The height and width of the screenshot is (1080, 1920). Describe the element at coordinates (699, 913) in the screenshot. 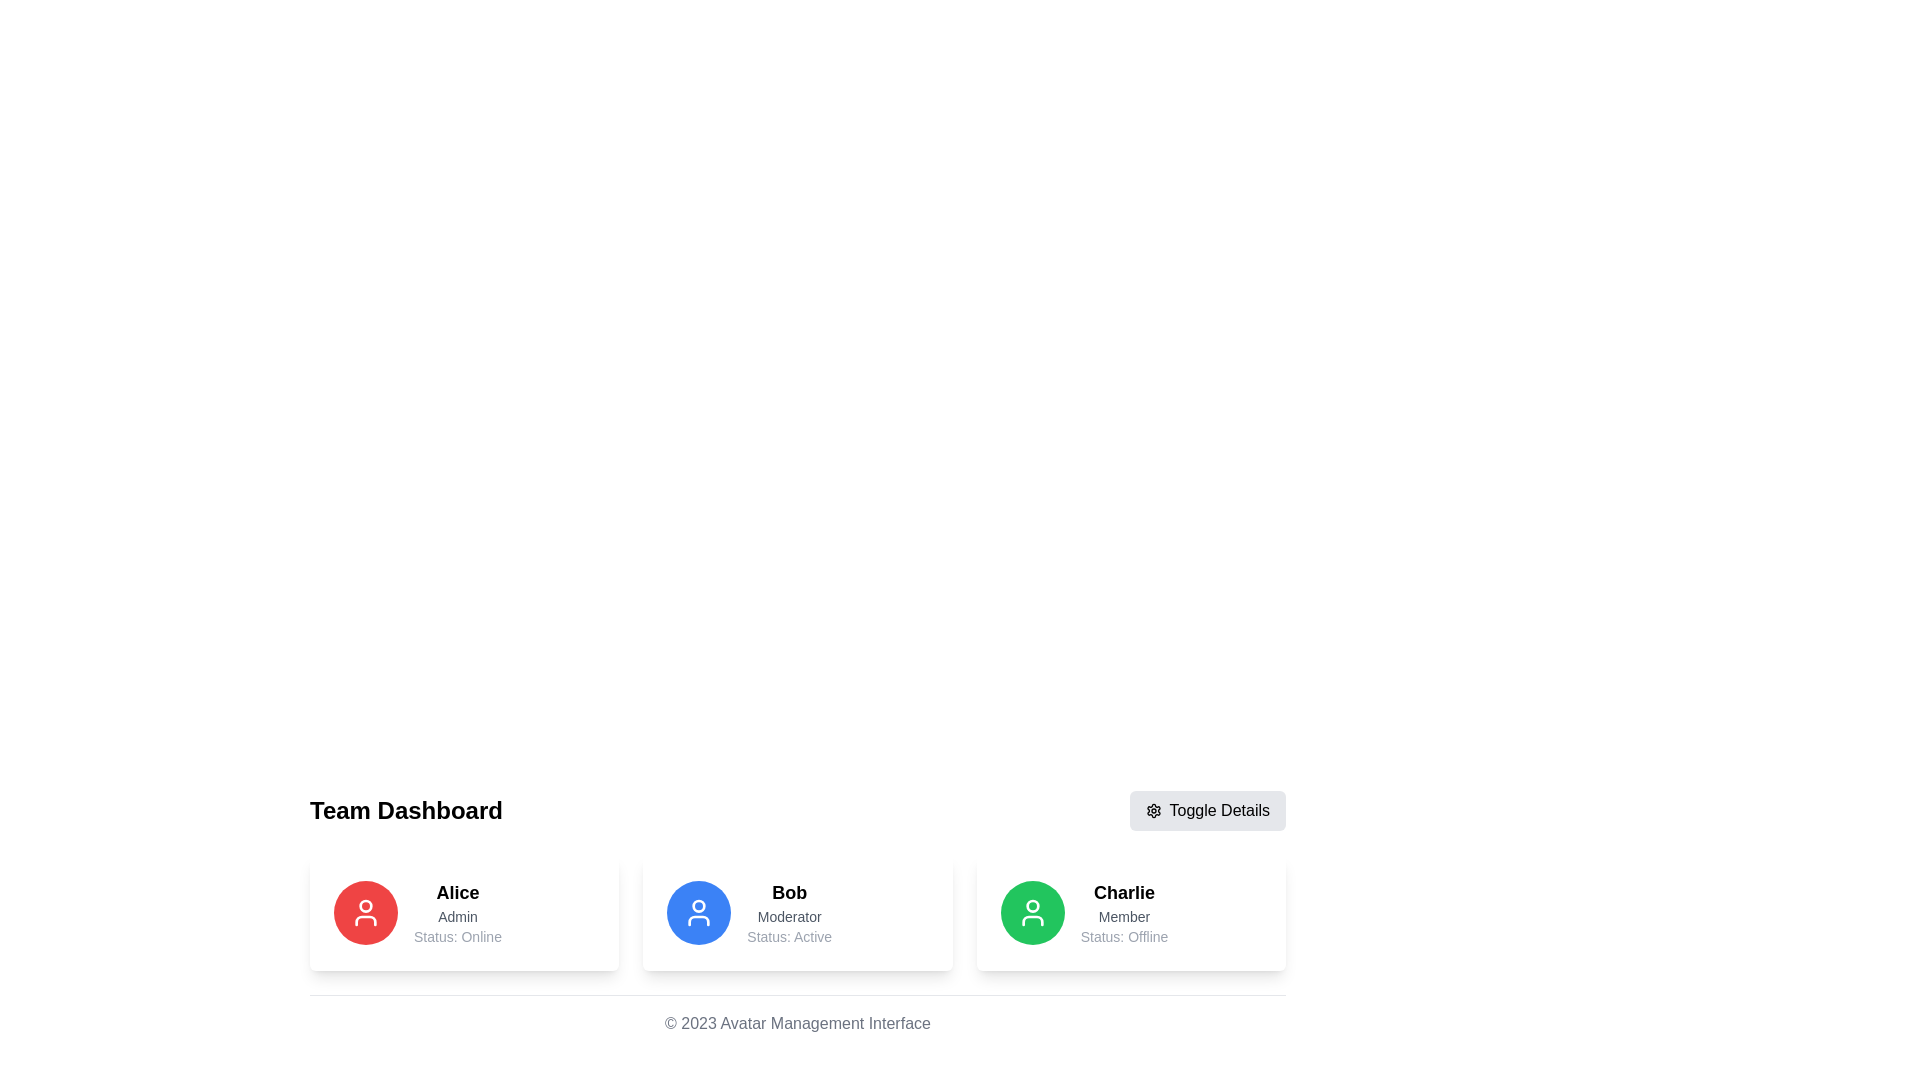

I see `the Avatar representing 'Bob', which is located in the second card among three cards at the lower center part of the interface` at that location.